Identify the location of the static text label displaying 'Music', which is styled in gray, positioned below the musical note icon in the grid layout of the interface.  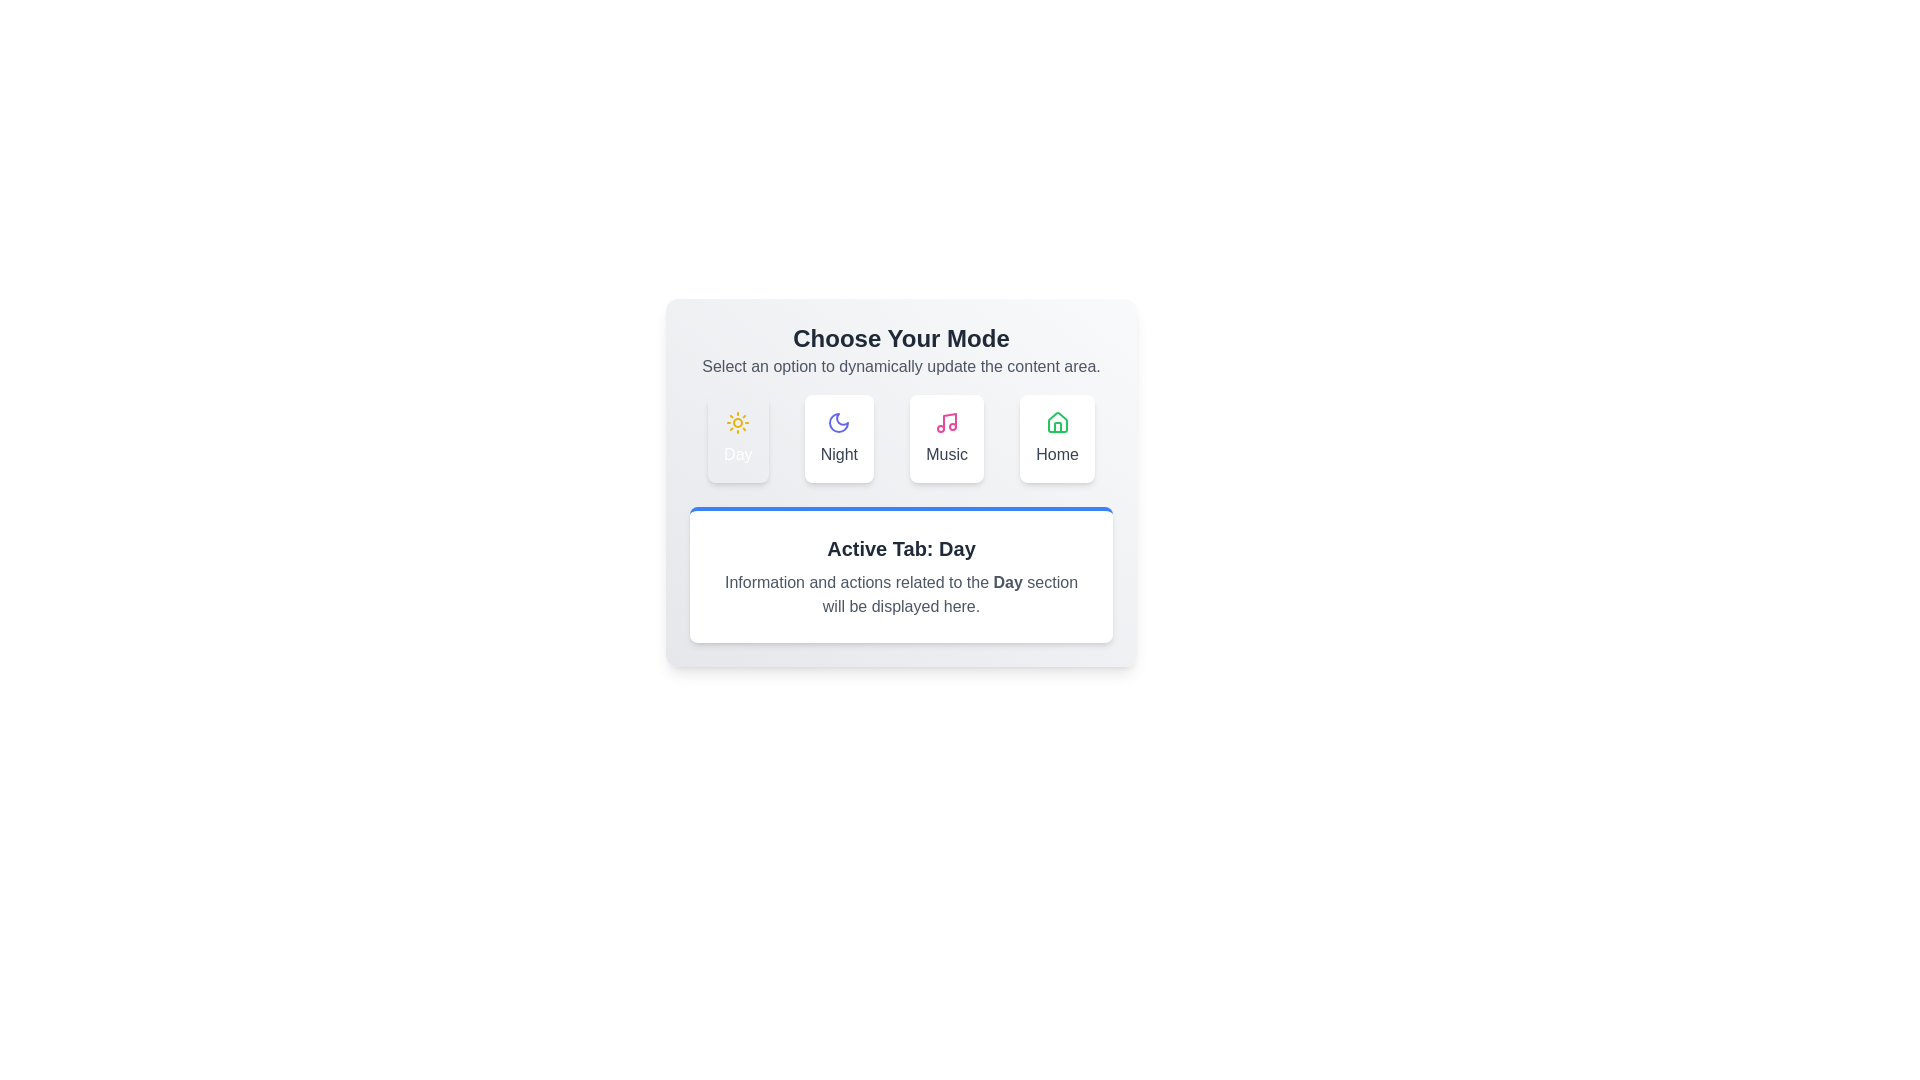
(946, 455).